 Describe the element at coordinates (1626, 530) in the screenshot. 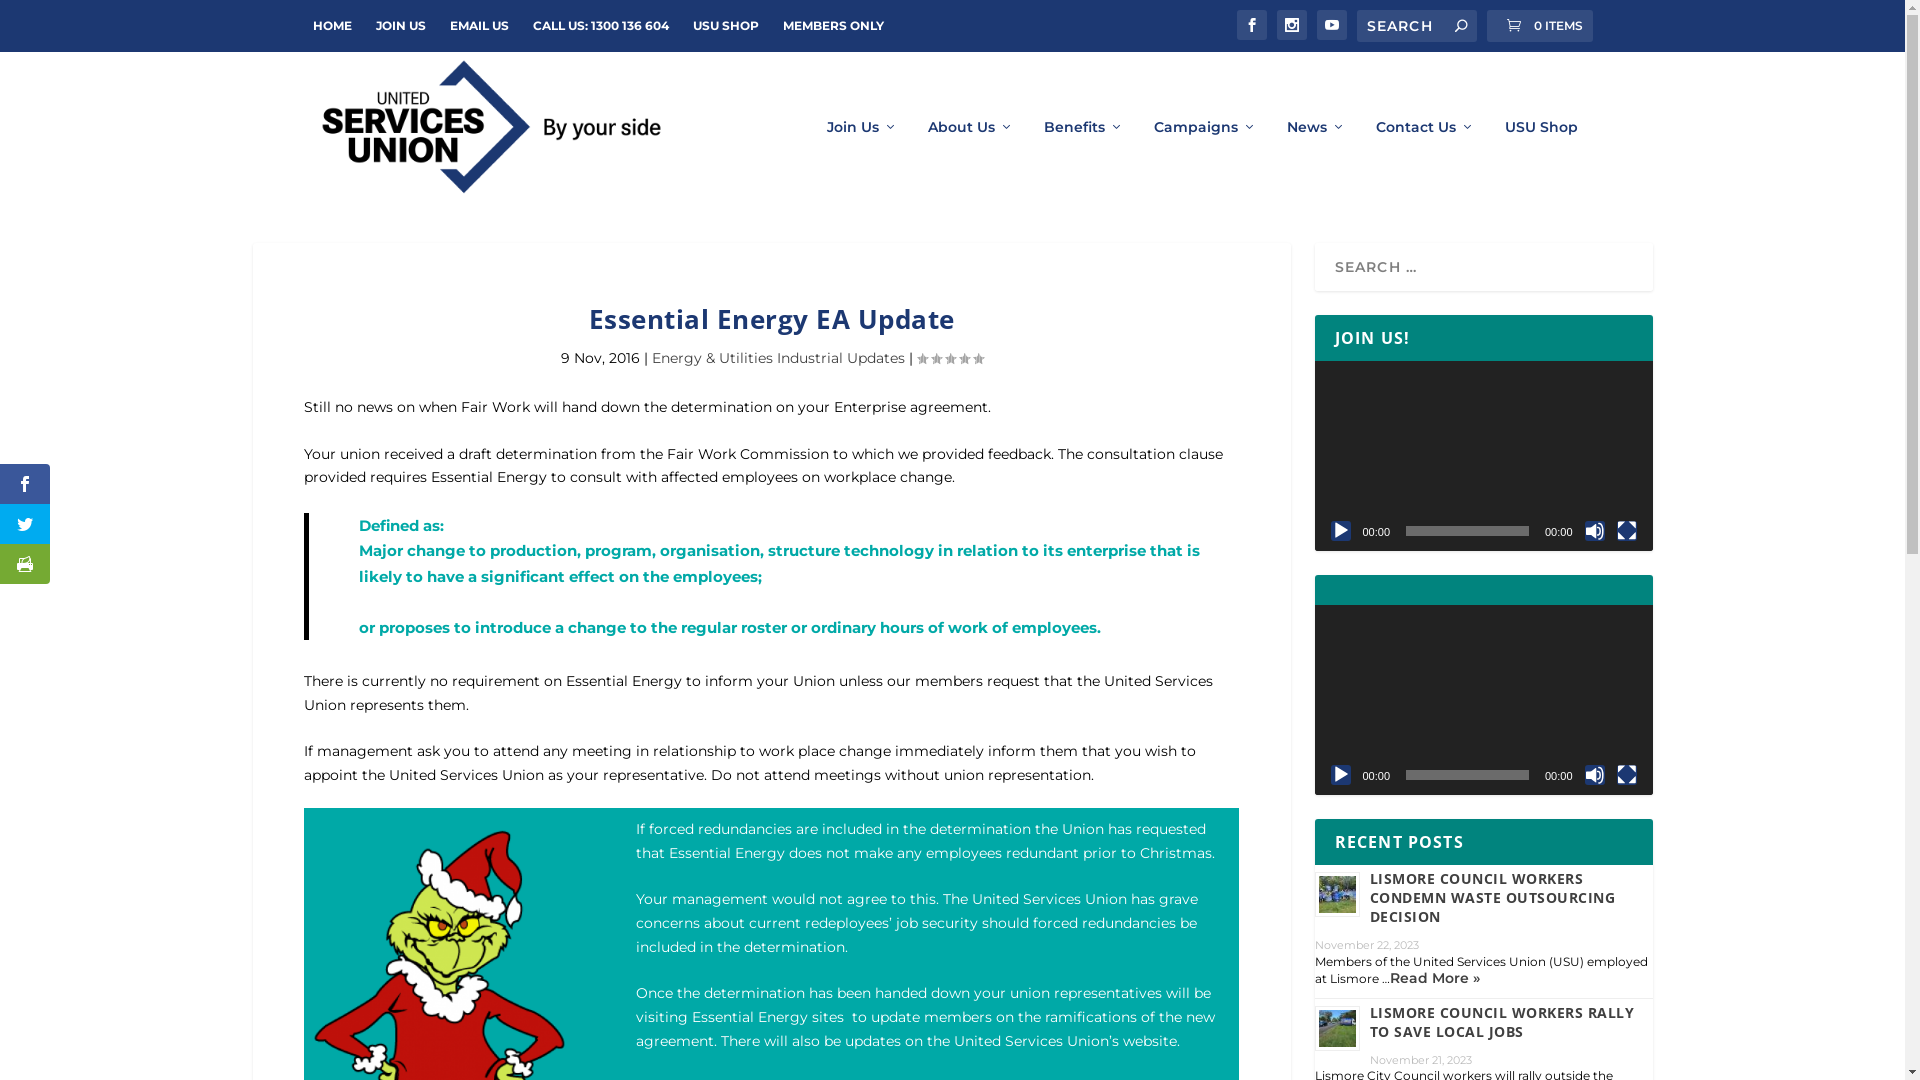

I see `'Fullscreen'` at that location.